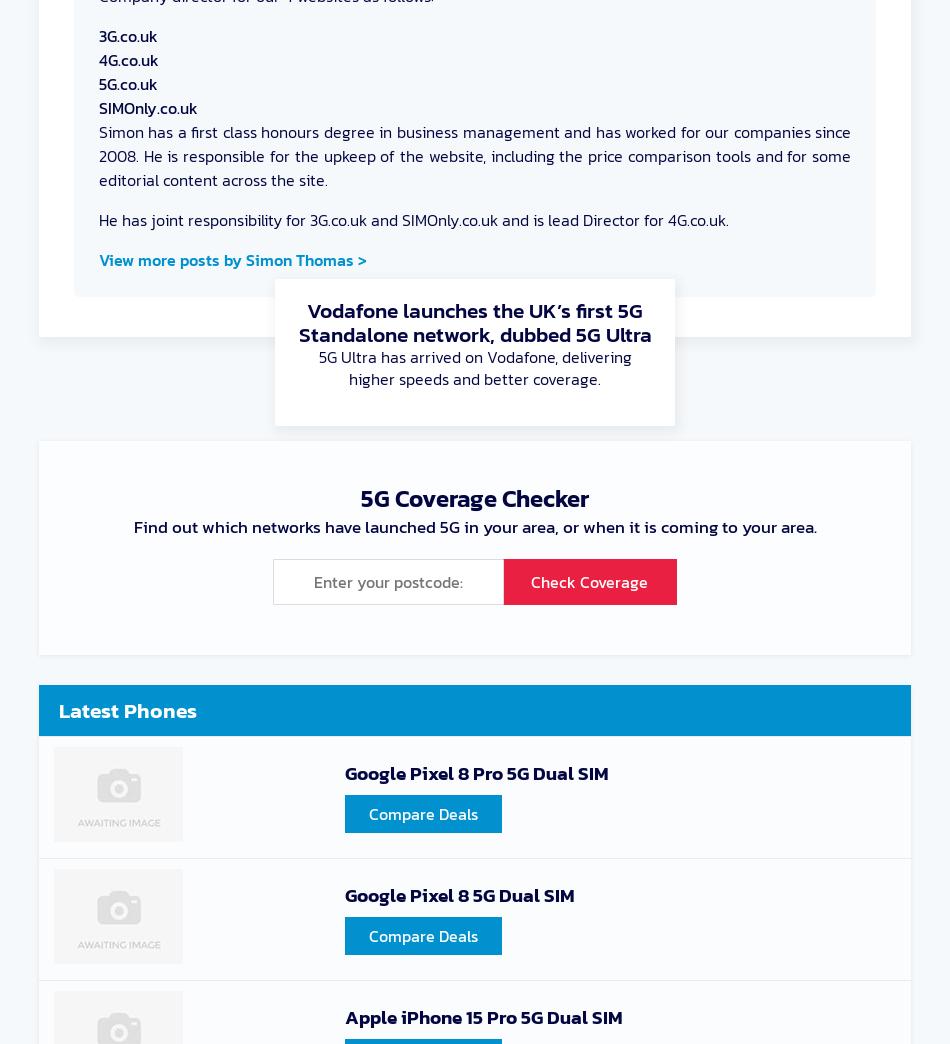 The width and height of the screenshot is (950, 1044). I want to click on 'Google Pixel 8 Pro 5G Dual SIM', so click(476, 772).